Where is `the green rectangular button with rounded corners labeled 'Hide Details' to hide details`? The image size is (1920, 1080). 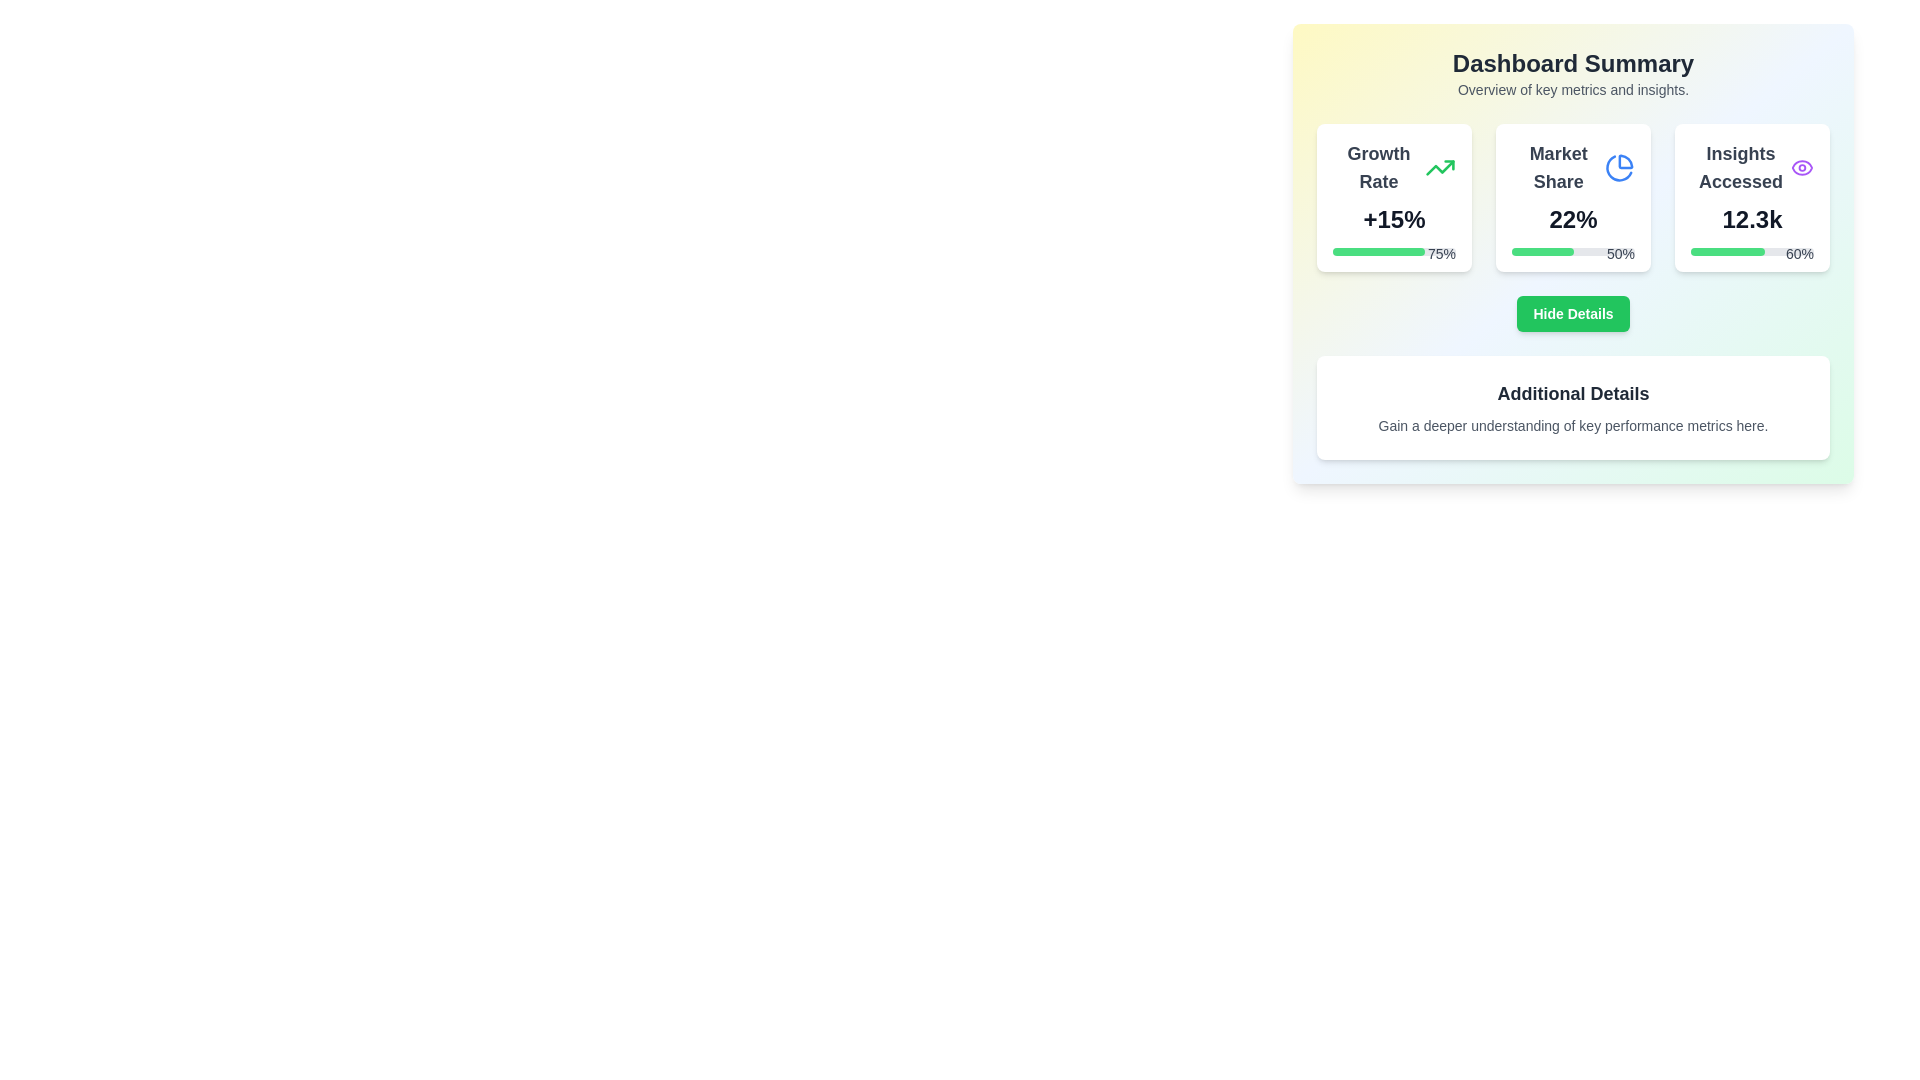 the green rectangular button with rounded corners labeled 'Hide Details' to hide details is located at coordinates (1572, 313).